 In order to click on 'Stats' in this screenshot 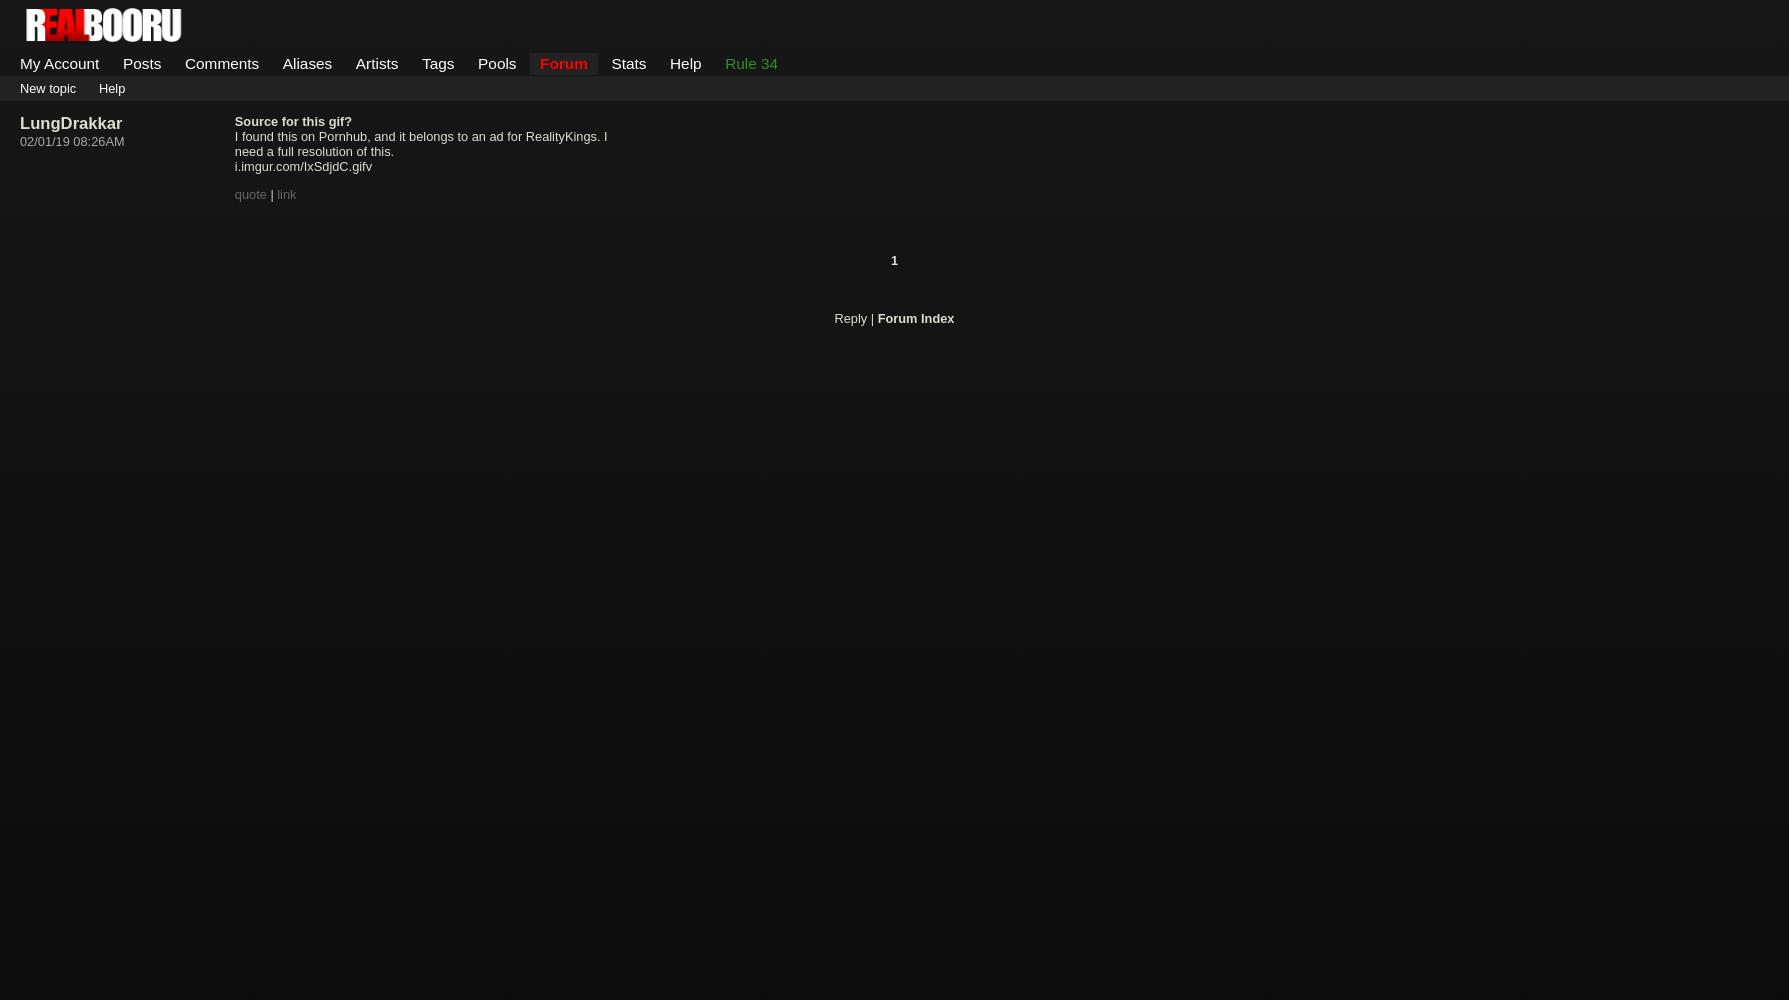, I will do `click(628, 62)`.